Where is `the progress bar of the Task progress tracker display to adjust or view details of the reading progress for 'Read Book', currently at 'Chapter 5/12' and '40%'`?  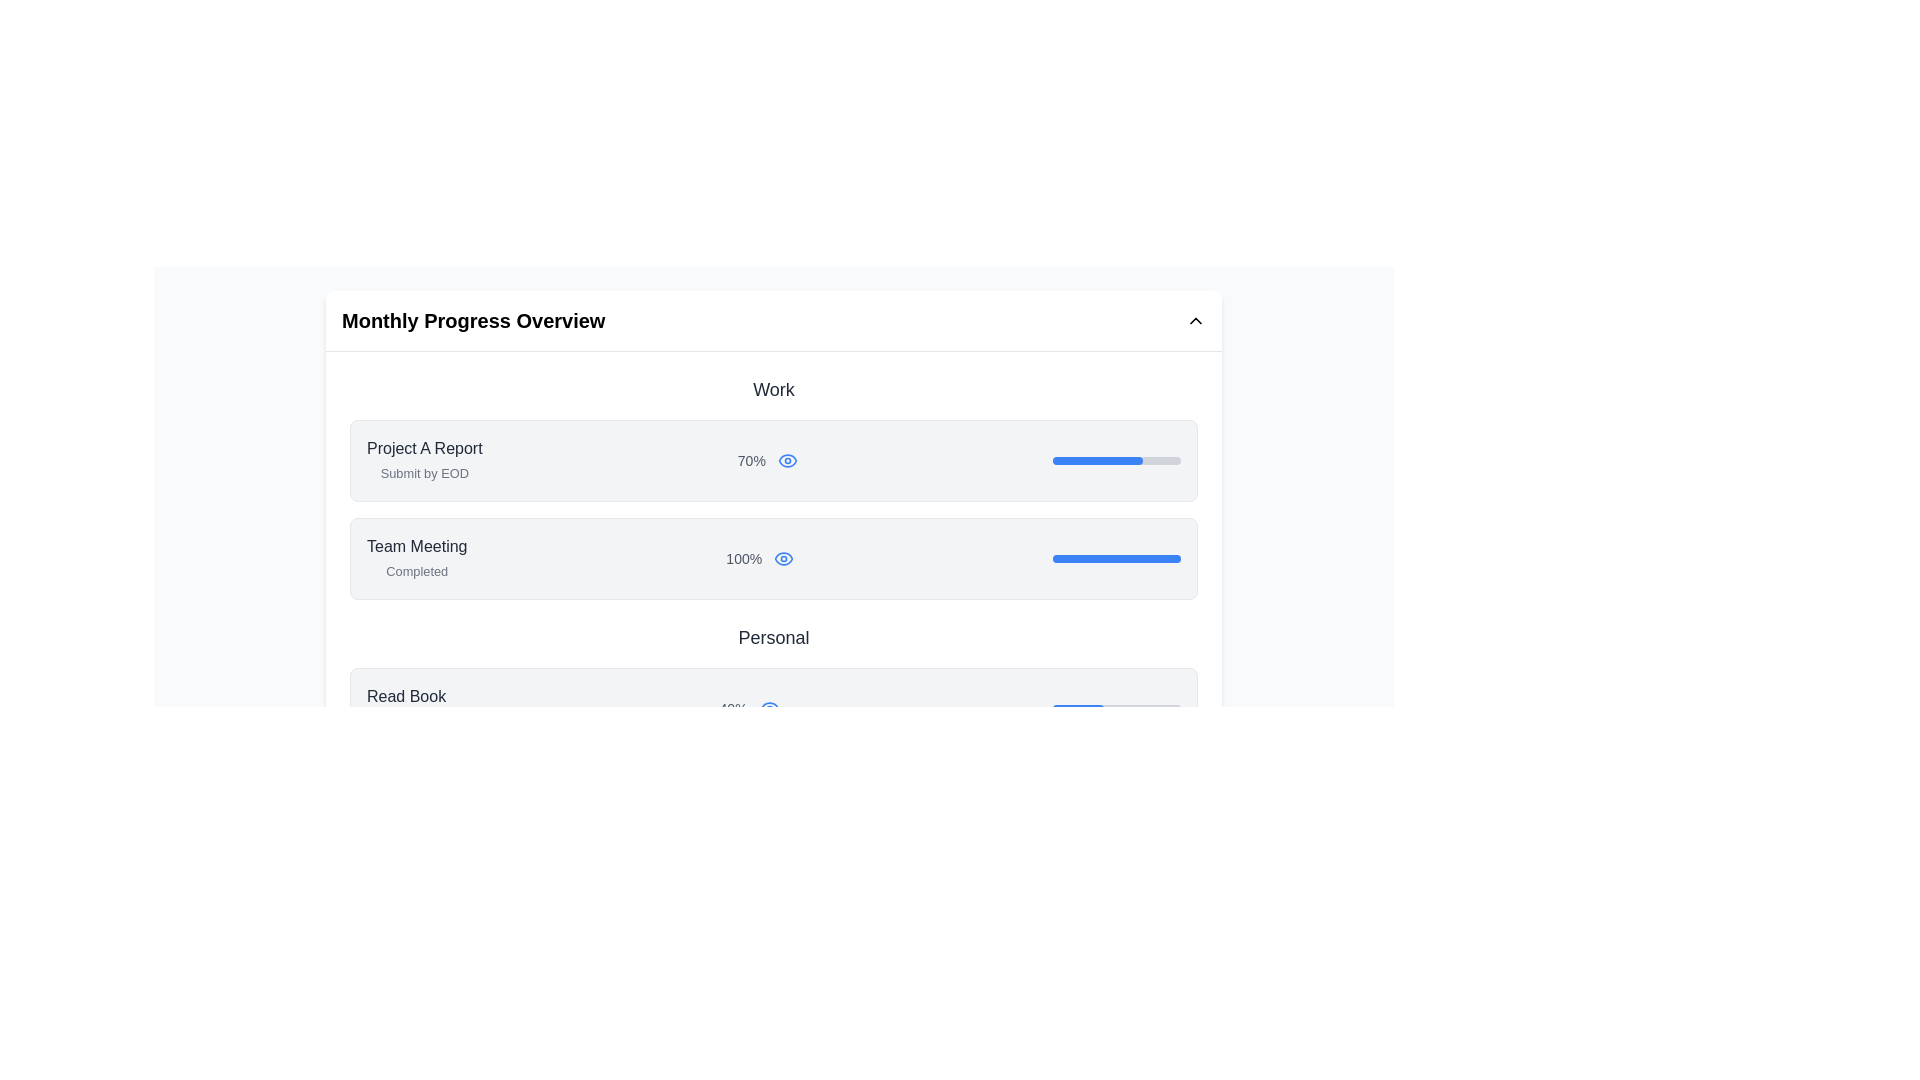
the progress bar of the Task progress tracker display to adjust or view details of the reading progress for 'Read Book', currently at 'Chapter 5/12' and '40%' is located at coordinates (772, 708).